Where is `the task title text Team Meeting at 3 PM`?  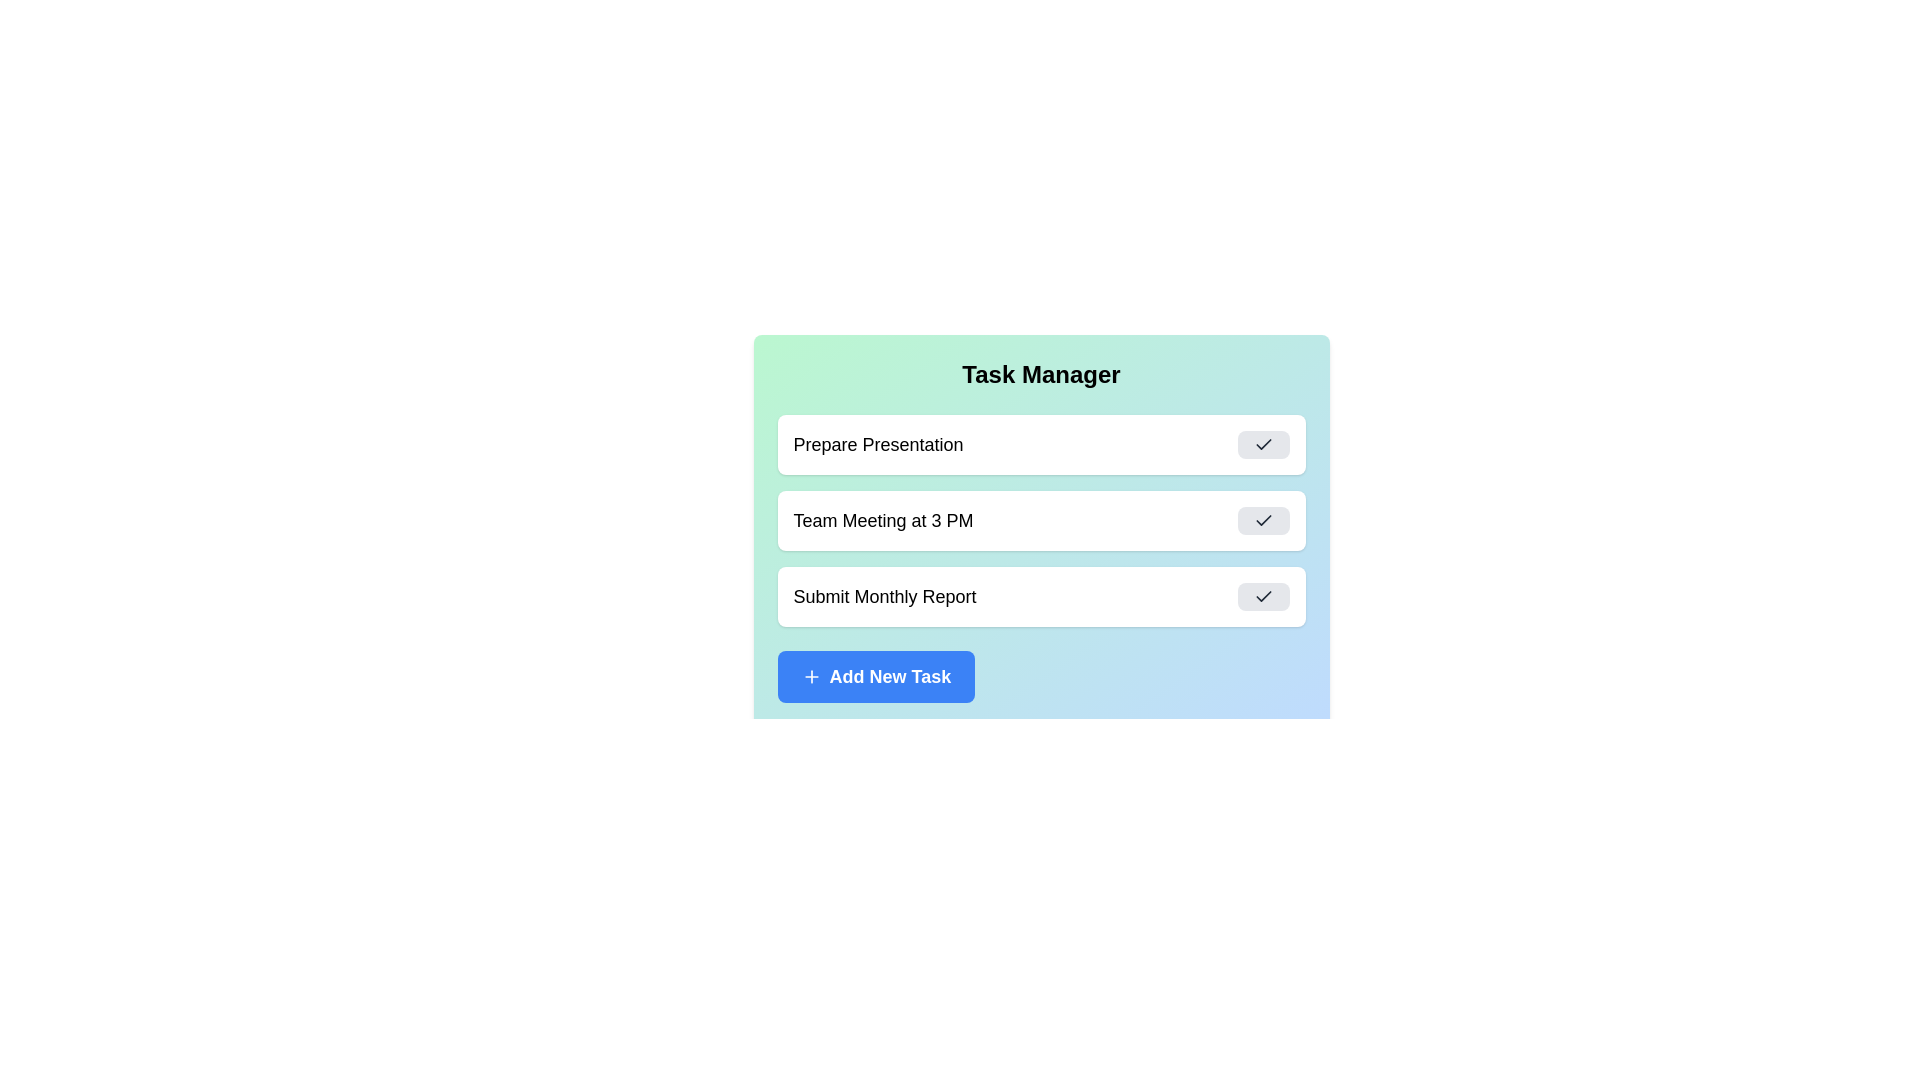 the task title text Team Meeting at 3 PM is located at coordinates (882, 519).